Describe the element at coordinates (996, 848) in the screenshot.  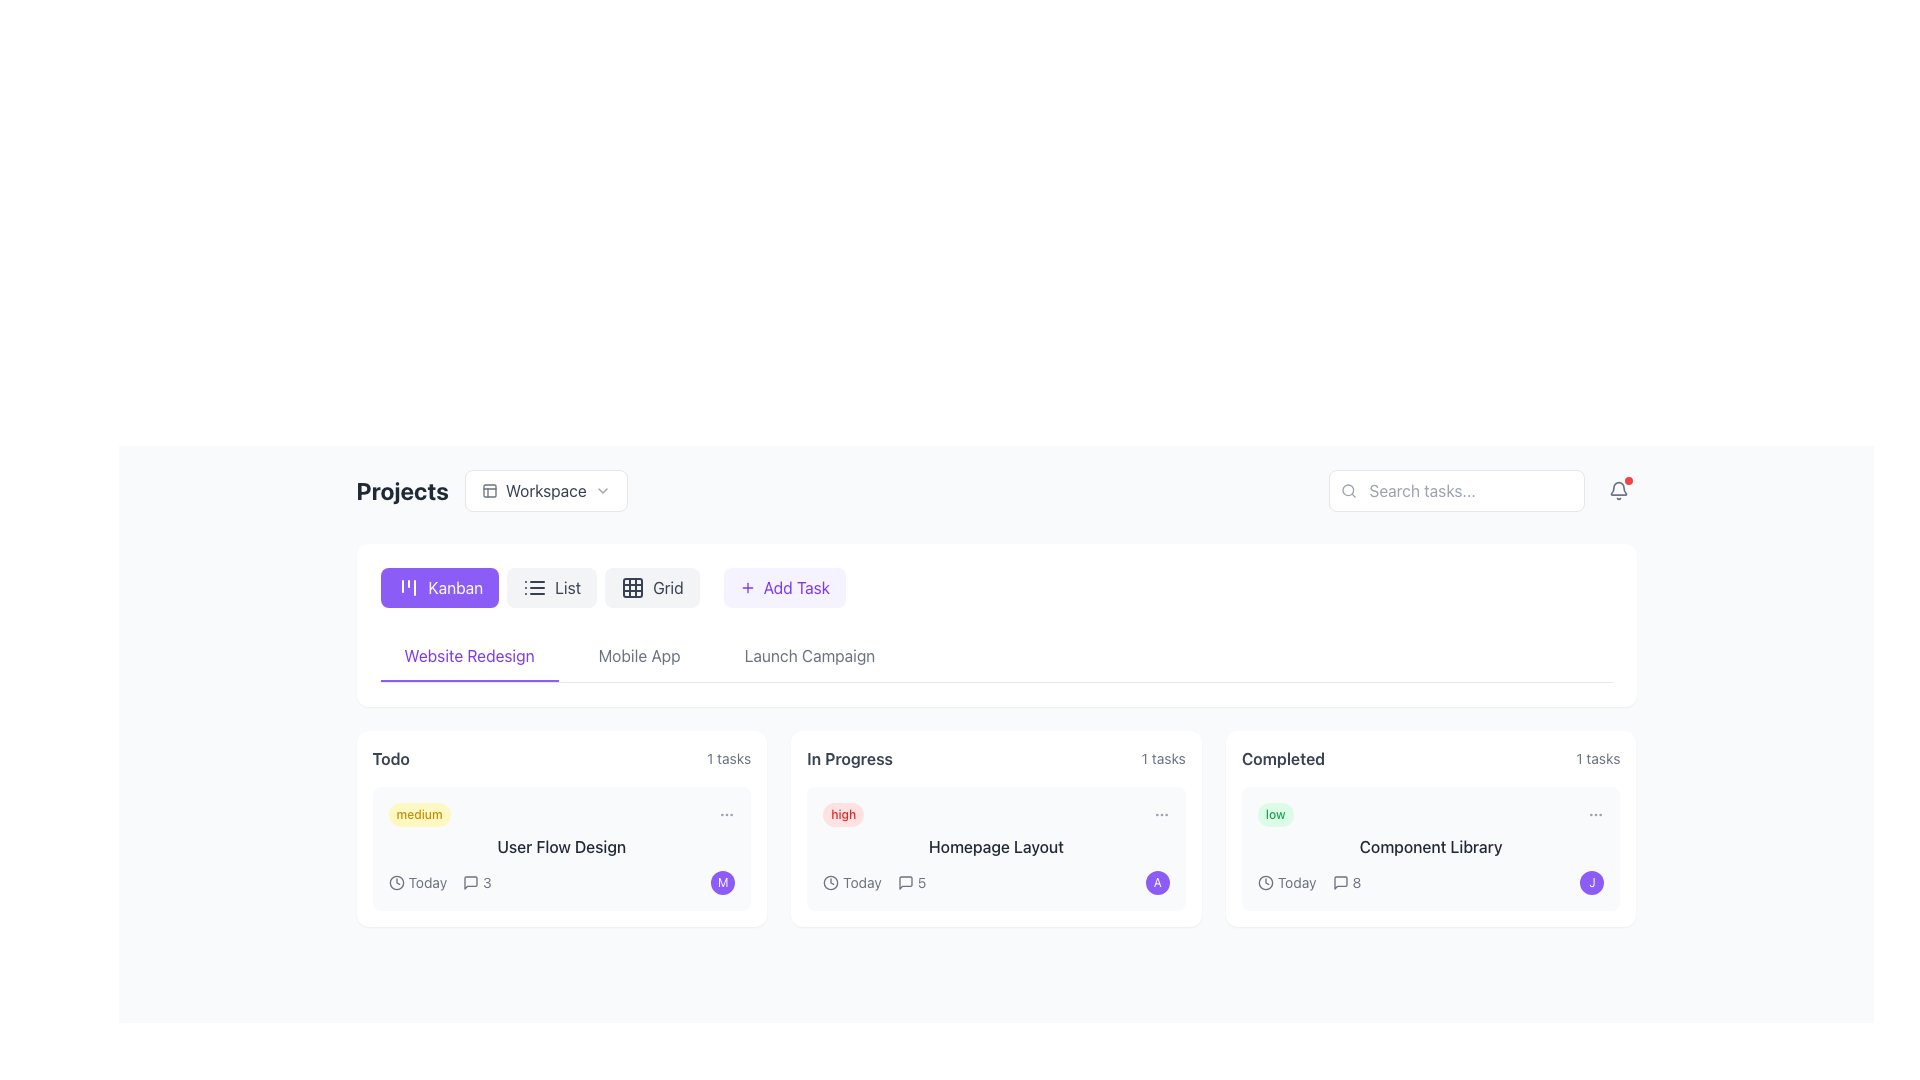
I see `the 'Homepage Layout' task card located in the 'In Progress' column of the Kanban board` at that location.